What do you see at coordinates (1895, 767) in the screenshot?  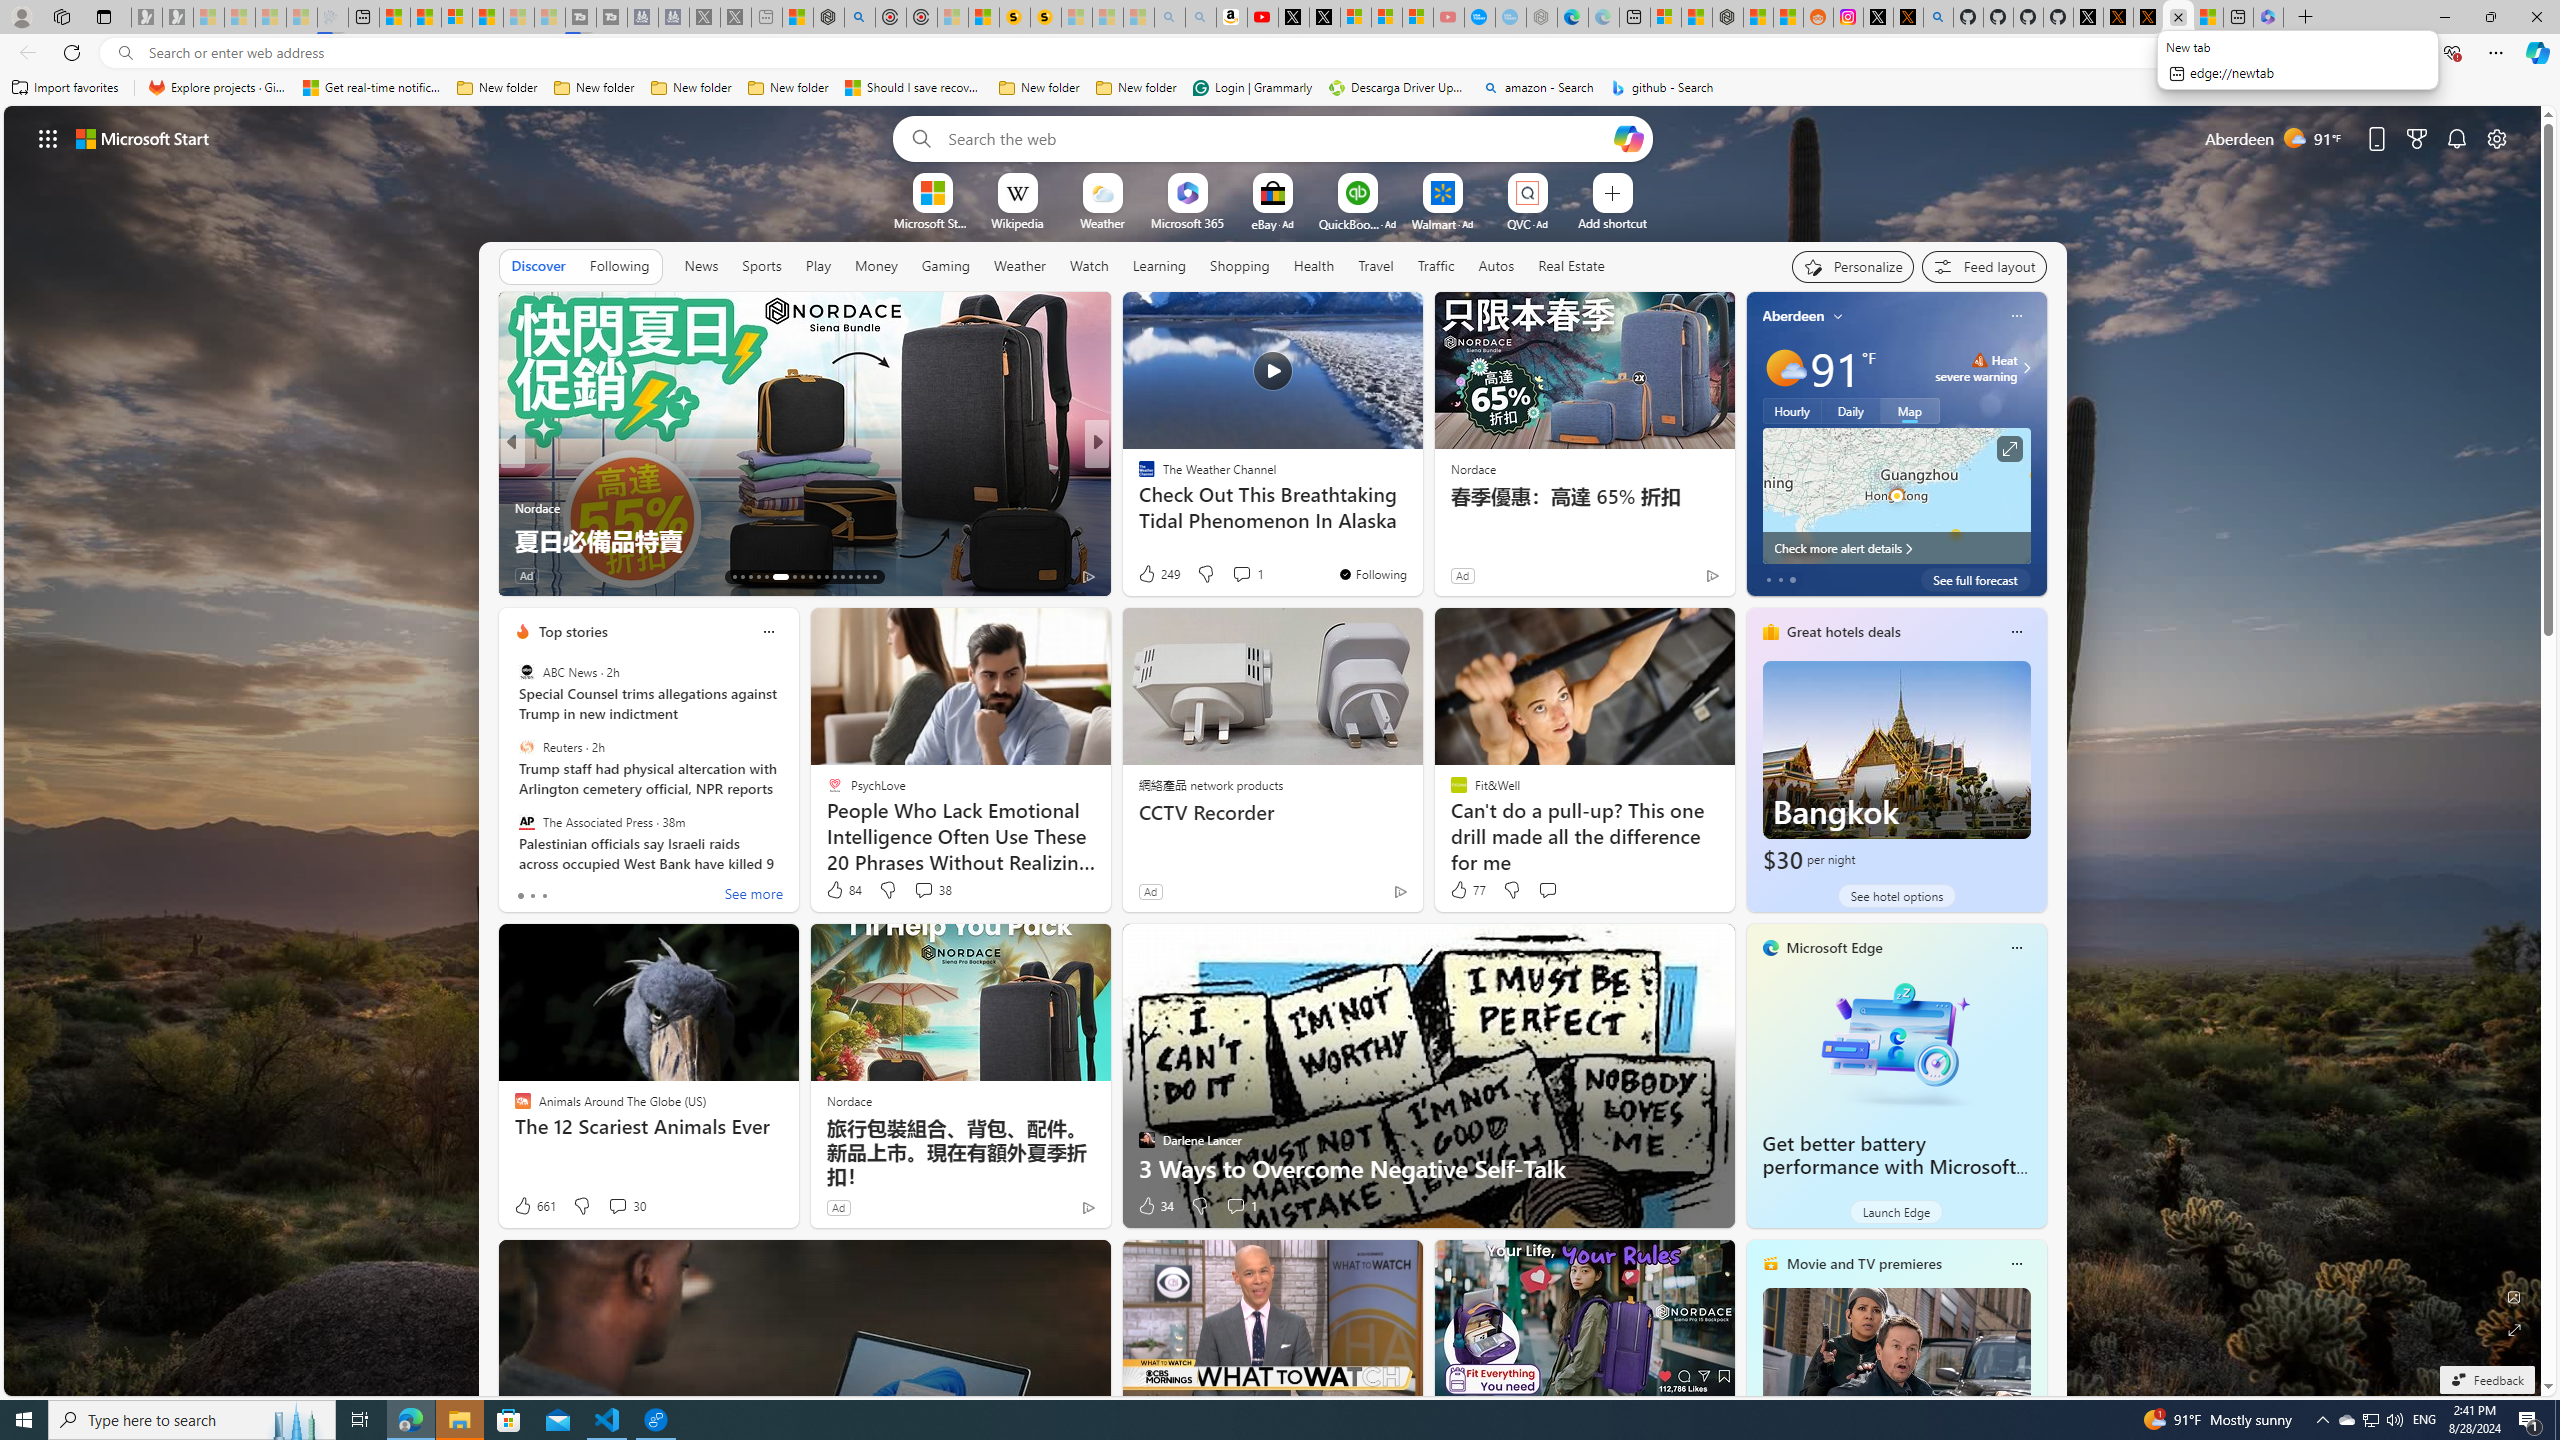 I see `'Bangkok'` at bounding box center [1895, 767].